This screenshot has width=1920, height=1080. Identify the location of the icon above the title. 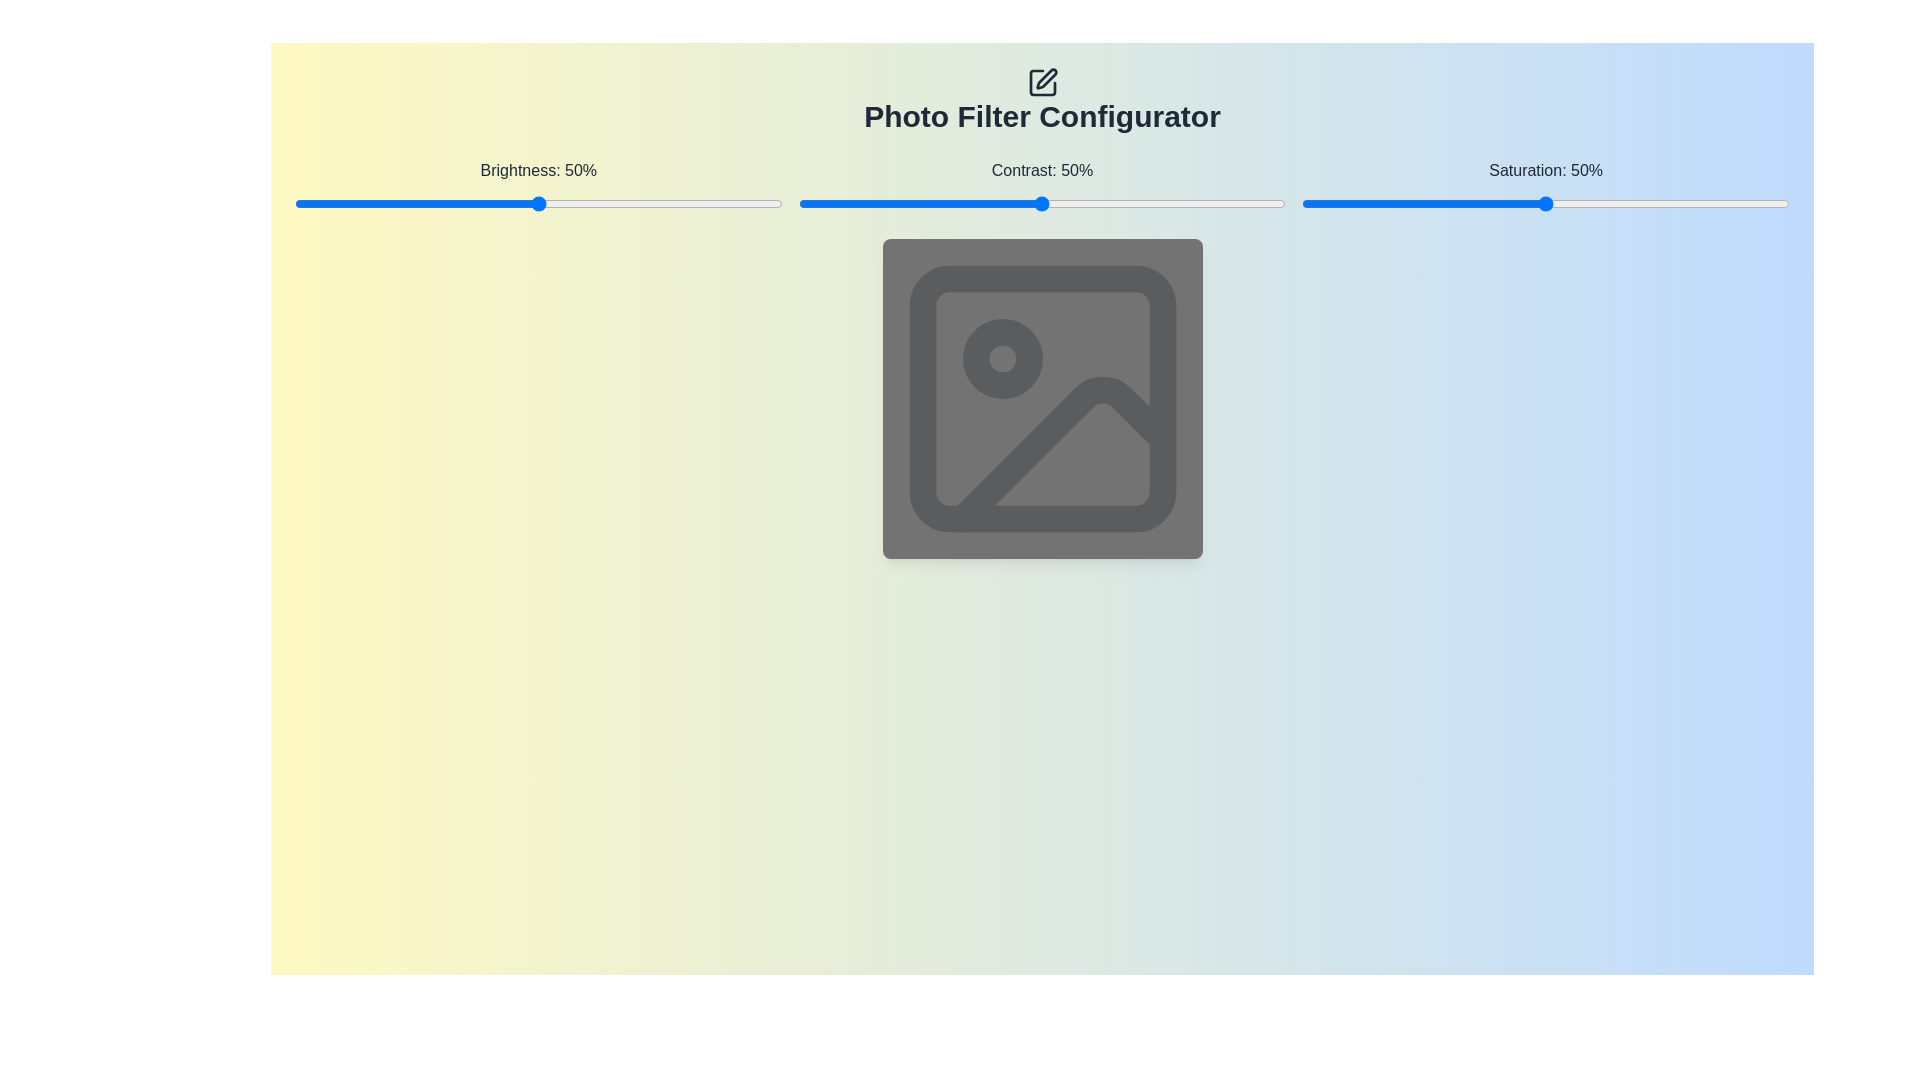
(1041, 82).